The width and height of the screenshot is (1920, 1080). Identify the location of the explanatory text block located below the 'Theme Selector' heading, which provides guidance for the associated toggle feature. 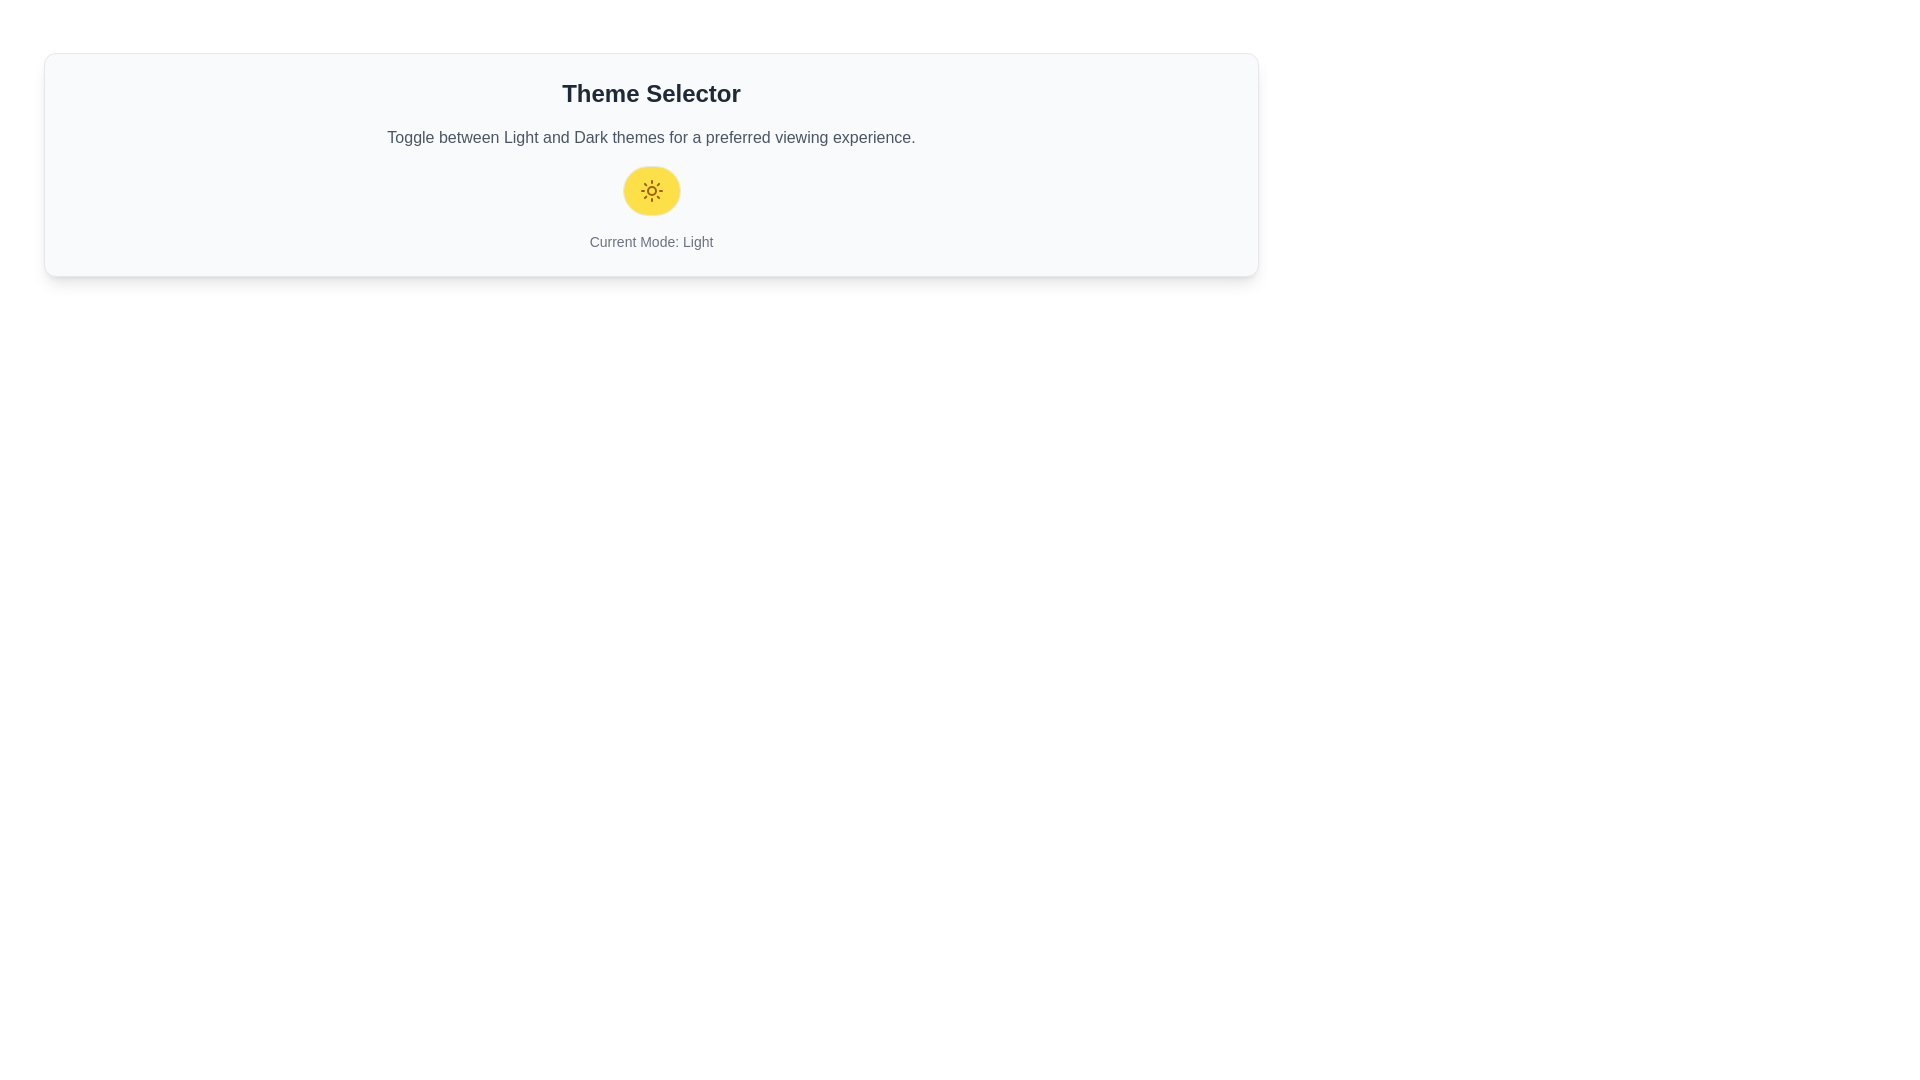
(651, 137).